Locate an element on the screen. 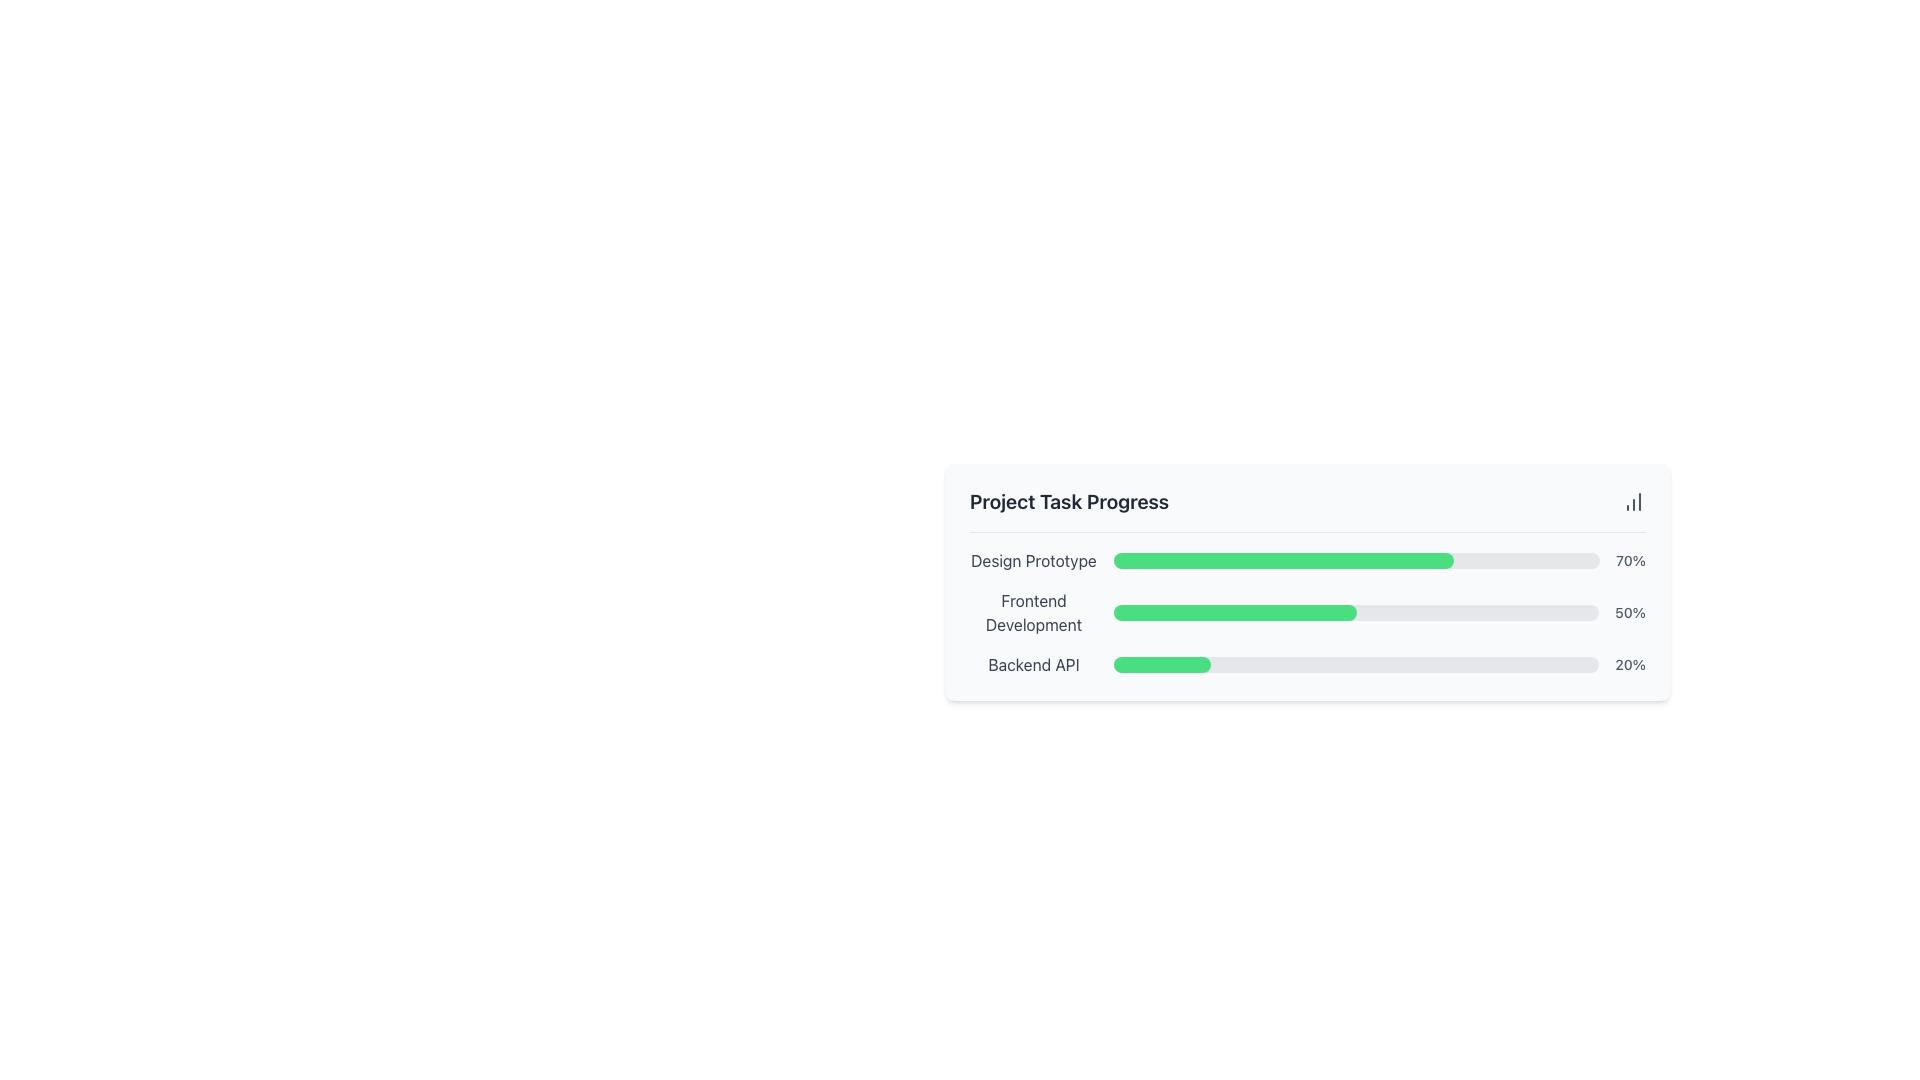  the label identifying the task 'Frontend Development' in the progress tracker interface, located in the second row's leftmost section is located at coordinates (1033, 612).